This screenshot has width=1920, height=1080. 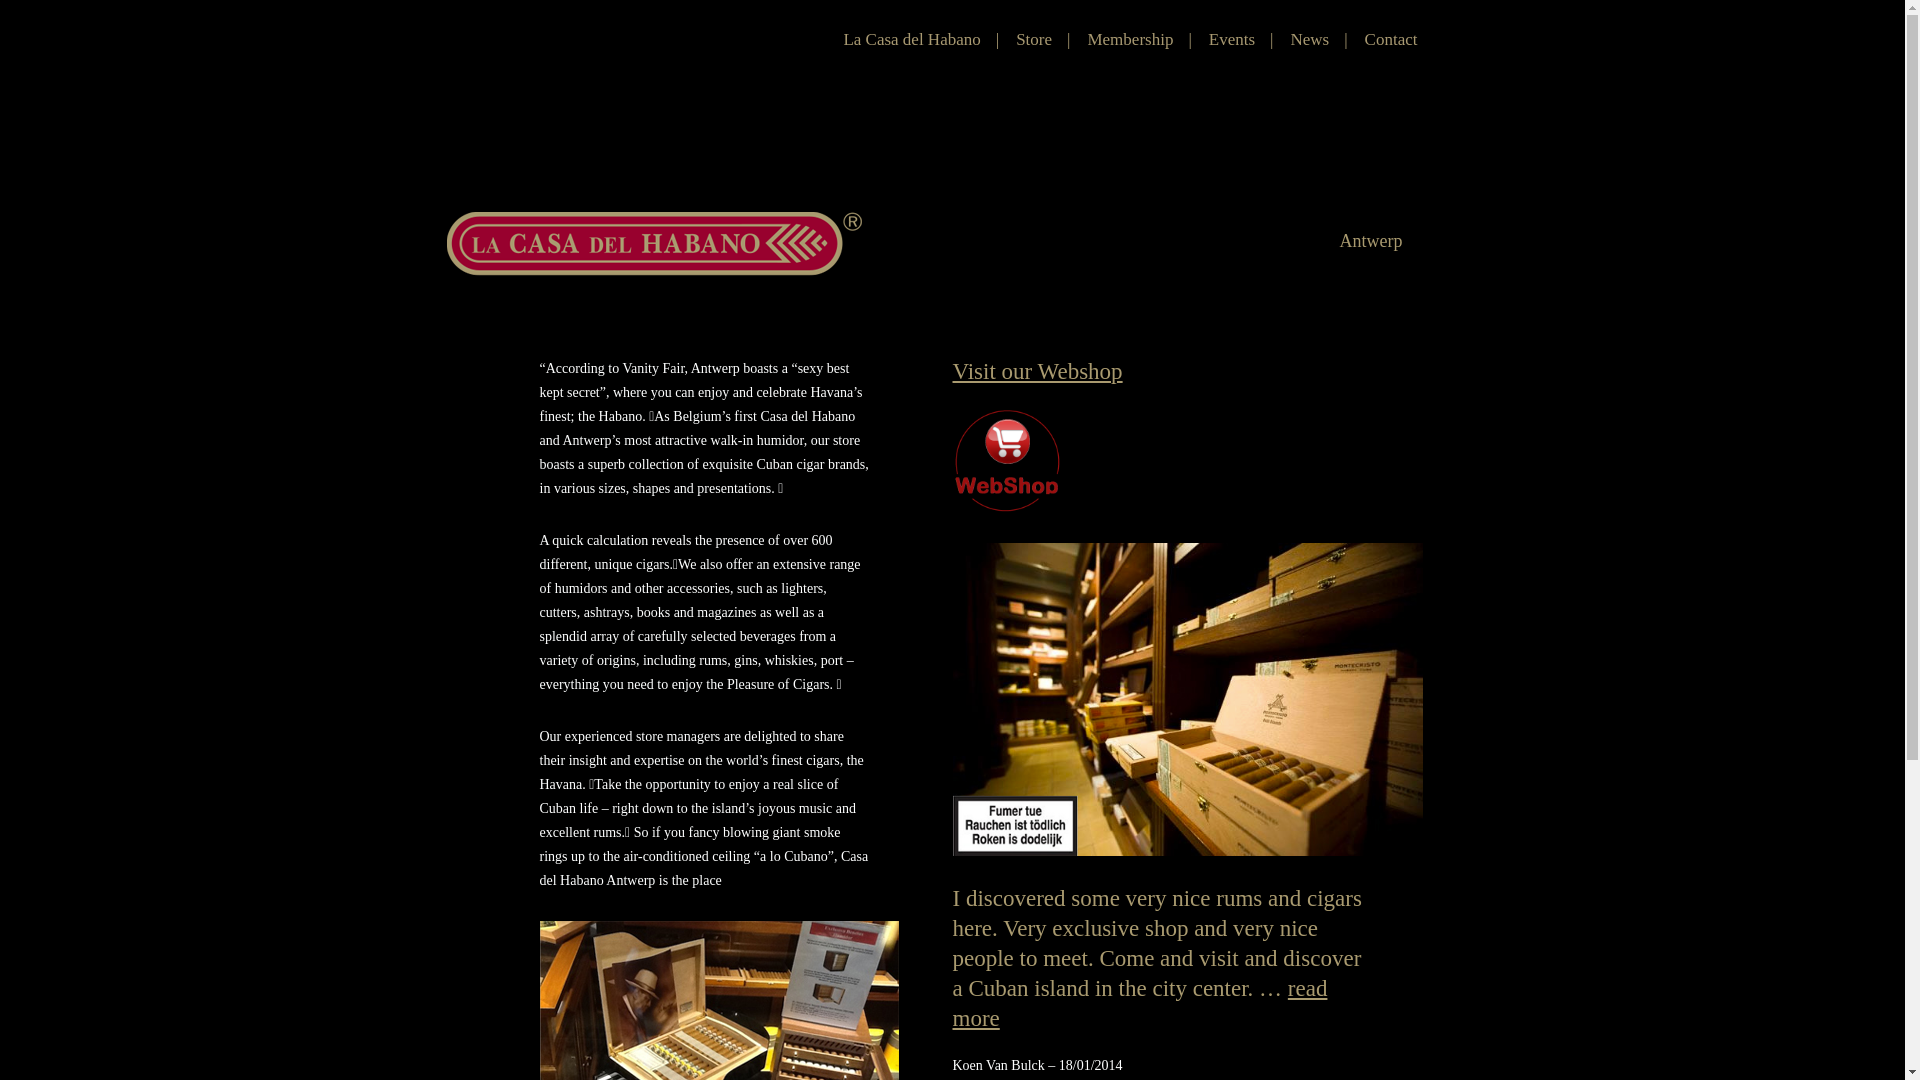 What do you see at coordinates (1390, 39) in the screenshot?
I see `'Contact'` at bounding box center [1390, 39].